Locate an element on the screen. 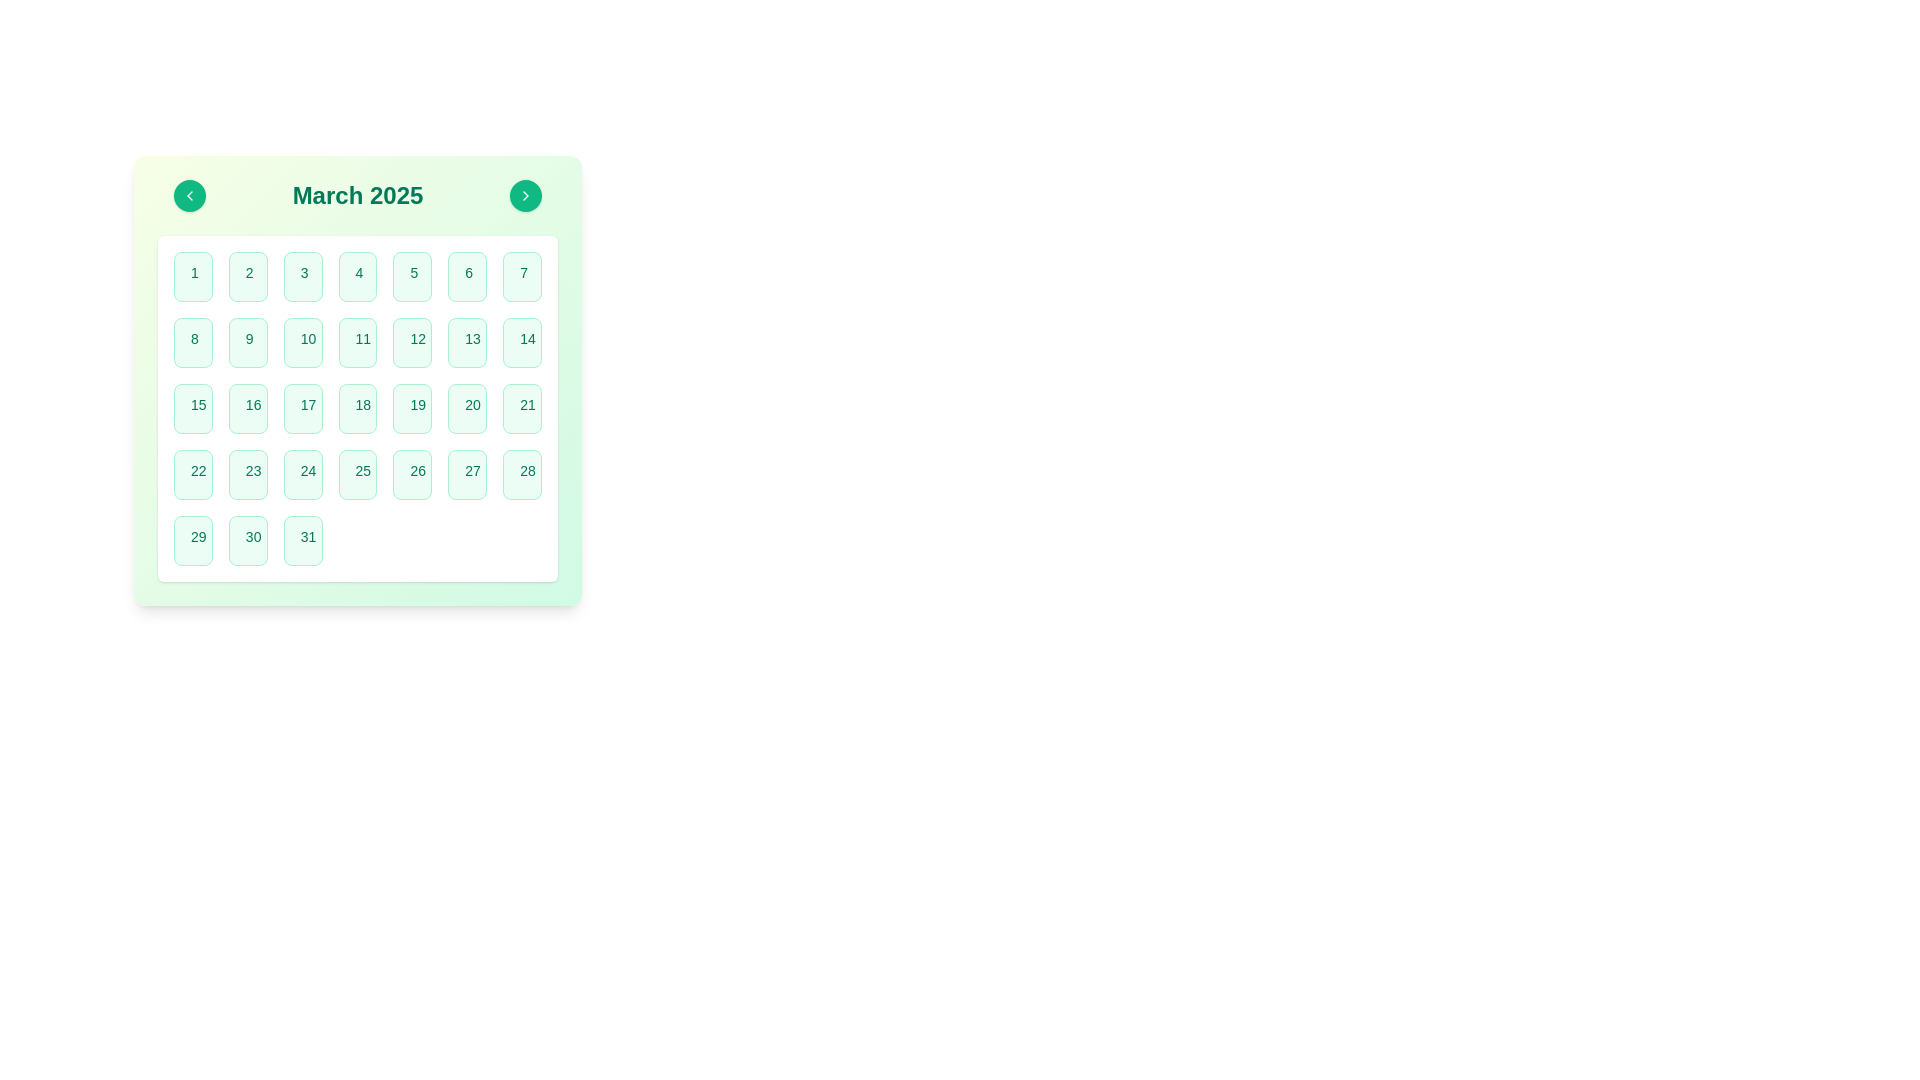 The height and width of the screenshot is (1080, 1920). the 19th day tile in the March 2025 calendar is located at coordinates (411, 407).